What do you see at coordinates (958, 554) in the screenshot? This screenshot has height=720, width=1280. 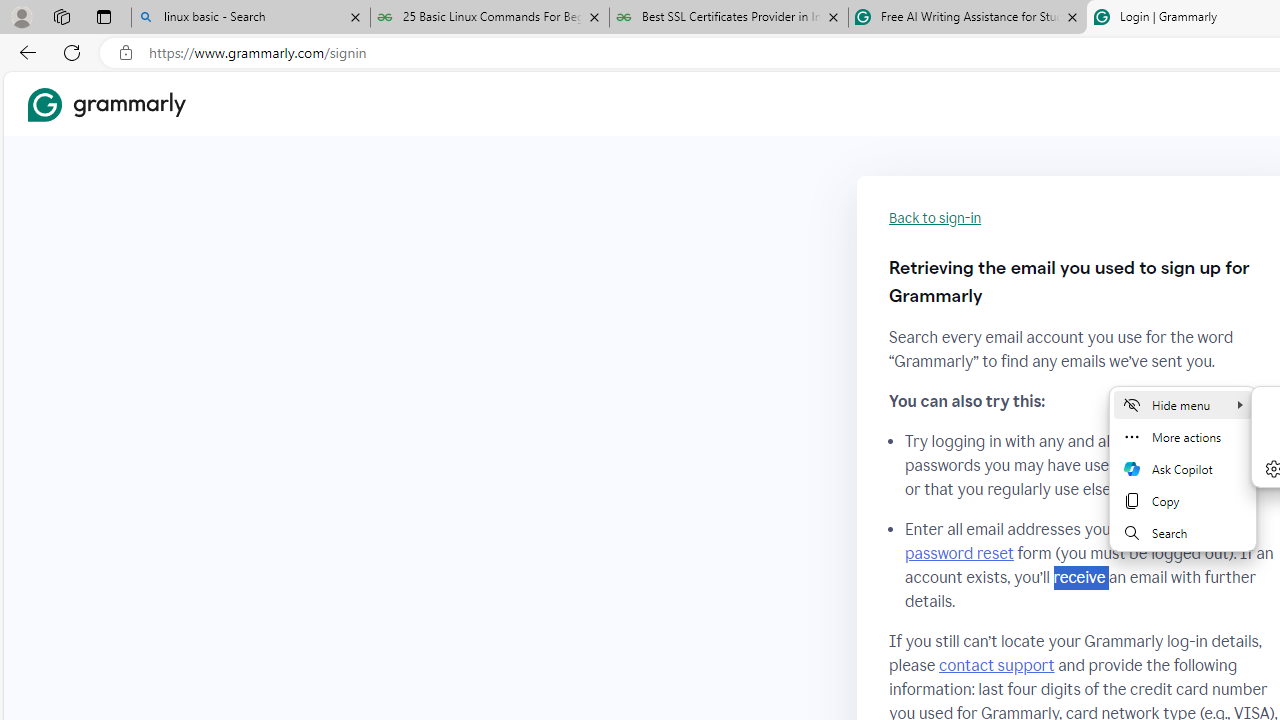 I see `'password reset'` at bounding box center [958, 554].